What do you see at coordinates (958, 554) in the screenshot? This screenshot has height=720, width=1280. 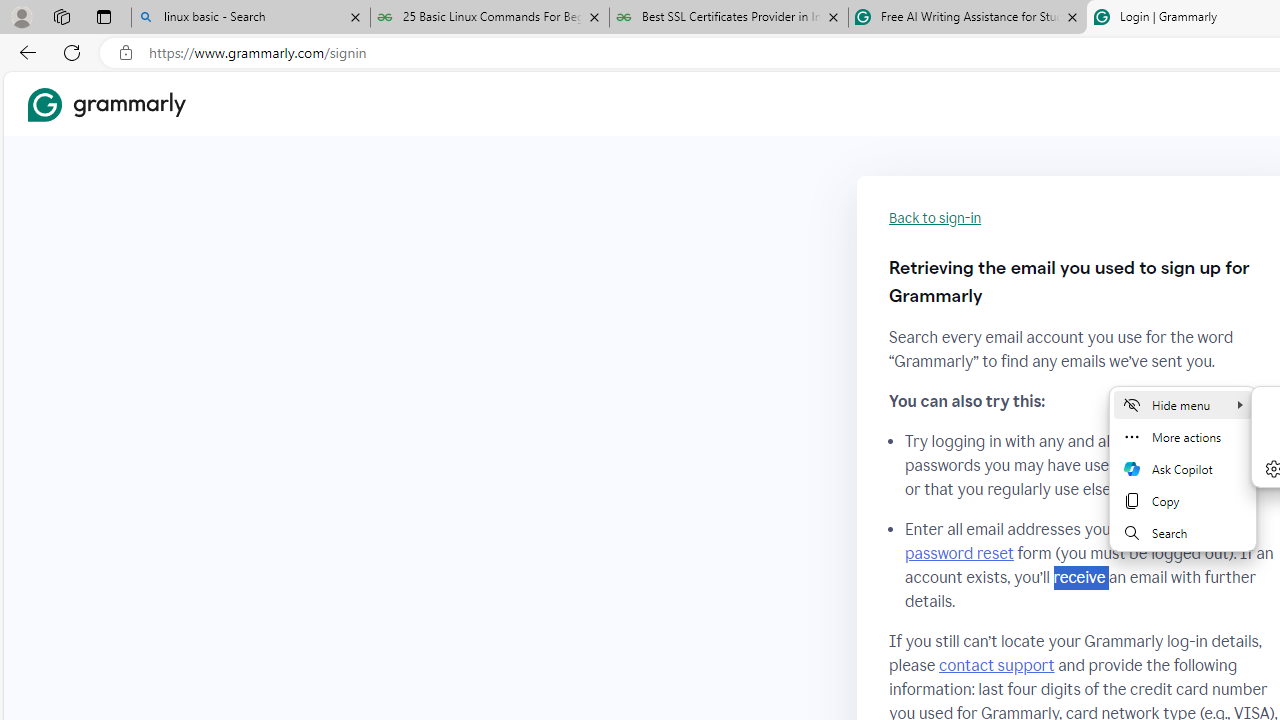 I see `'password reset'` at bounding box center [958, 554].